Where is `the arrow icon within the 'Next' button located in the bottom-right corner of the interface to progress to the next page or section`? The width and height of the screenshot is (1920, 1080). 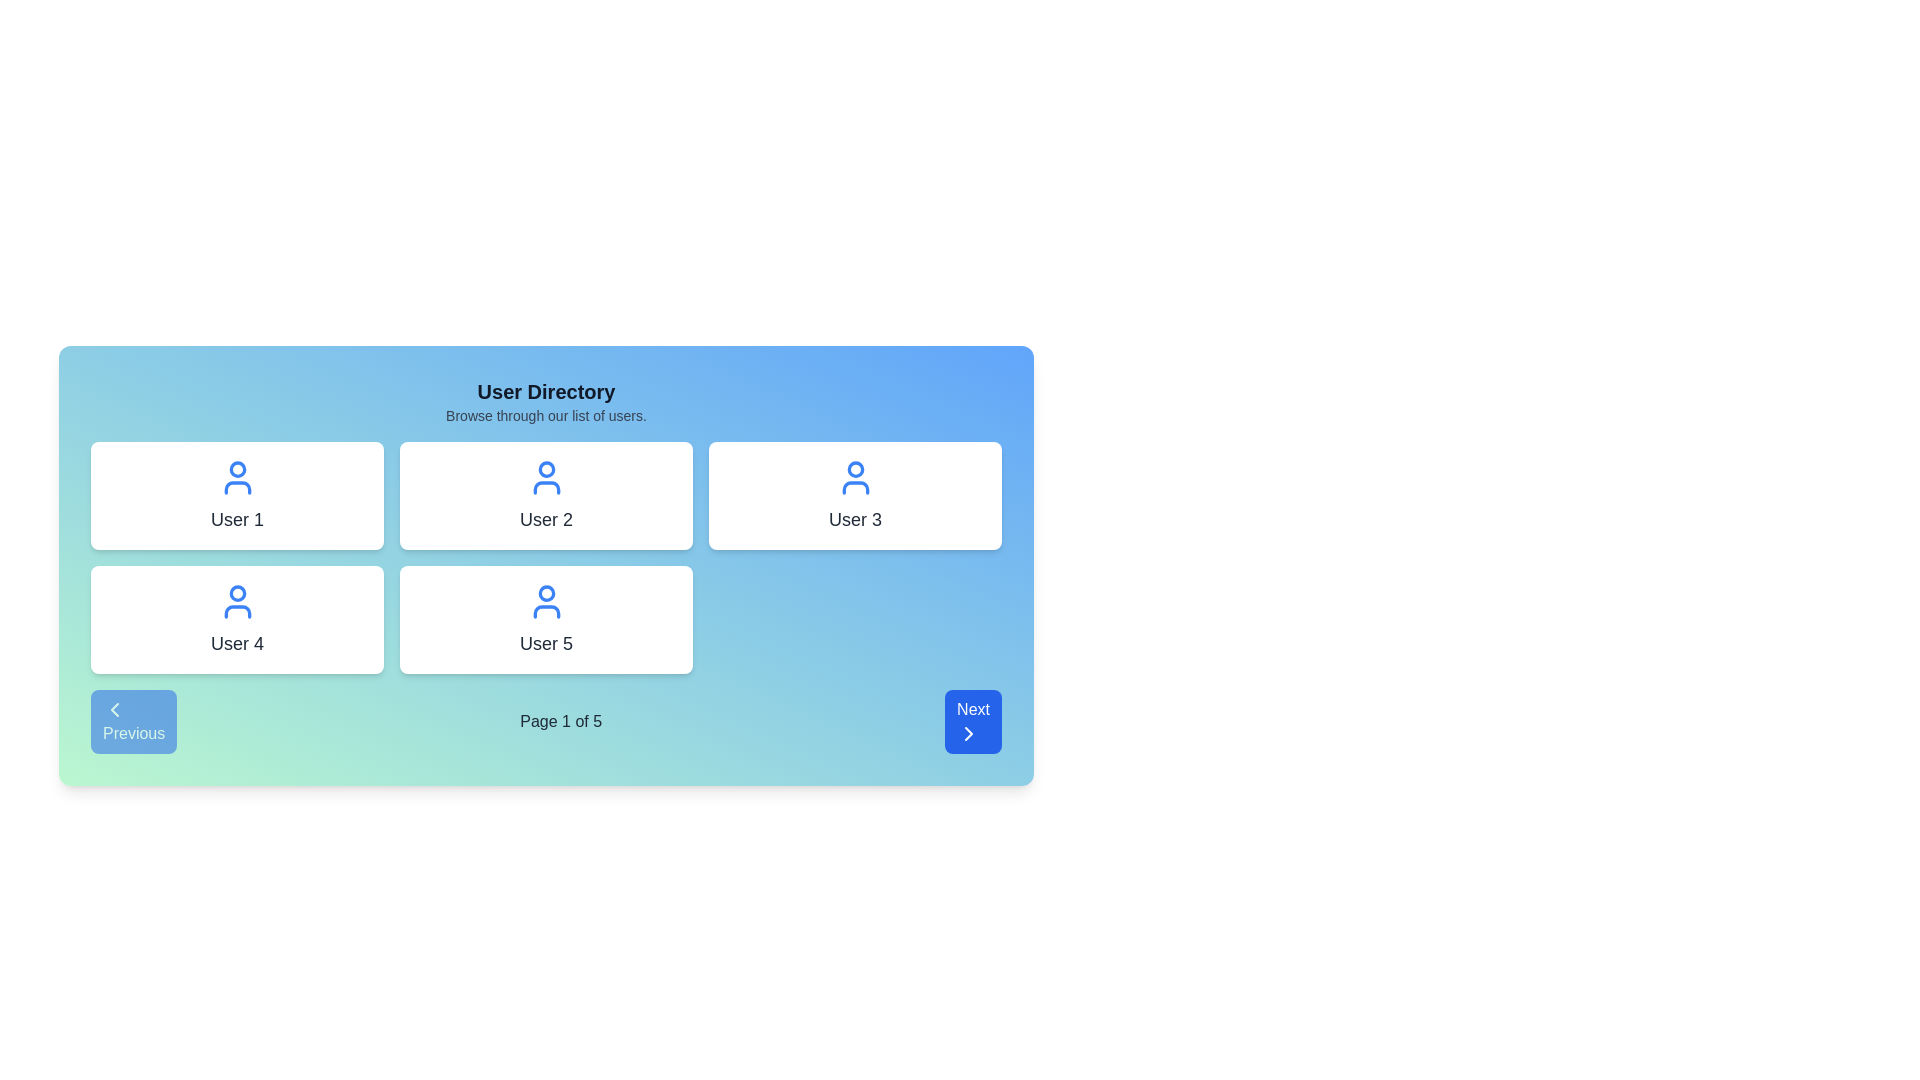
the arrow icon within the 'Next' button located in the bottom-right corner of the interface to progress to the next page or section is located at coordinates (969, 733).